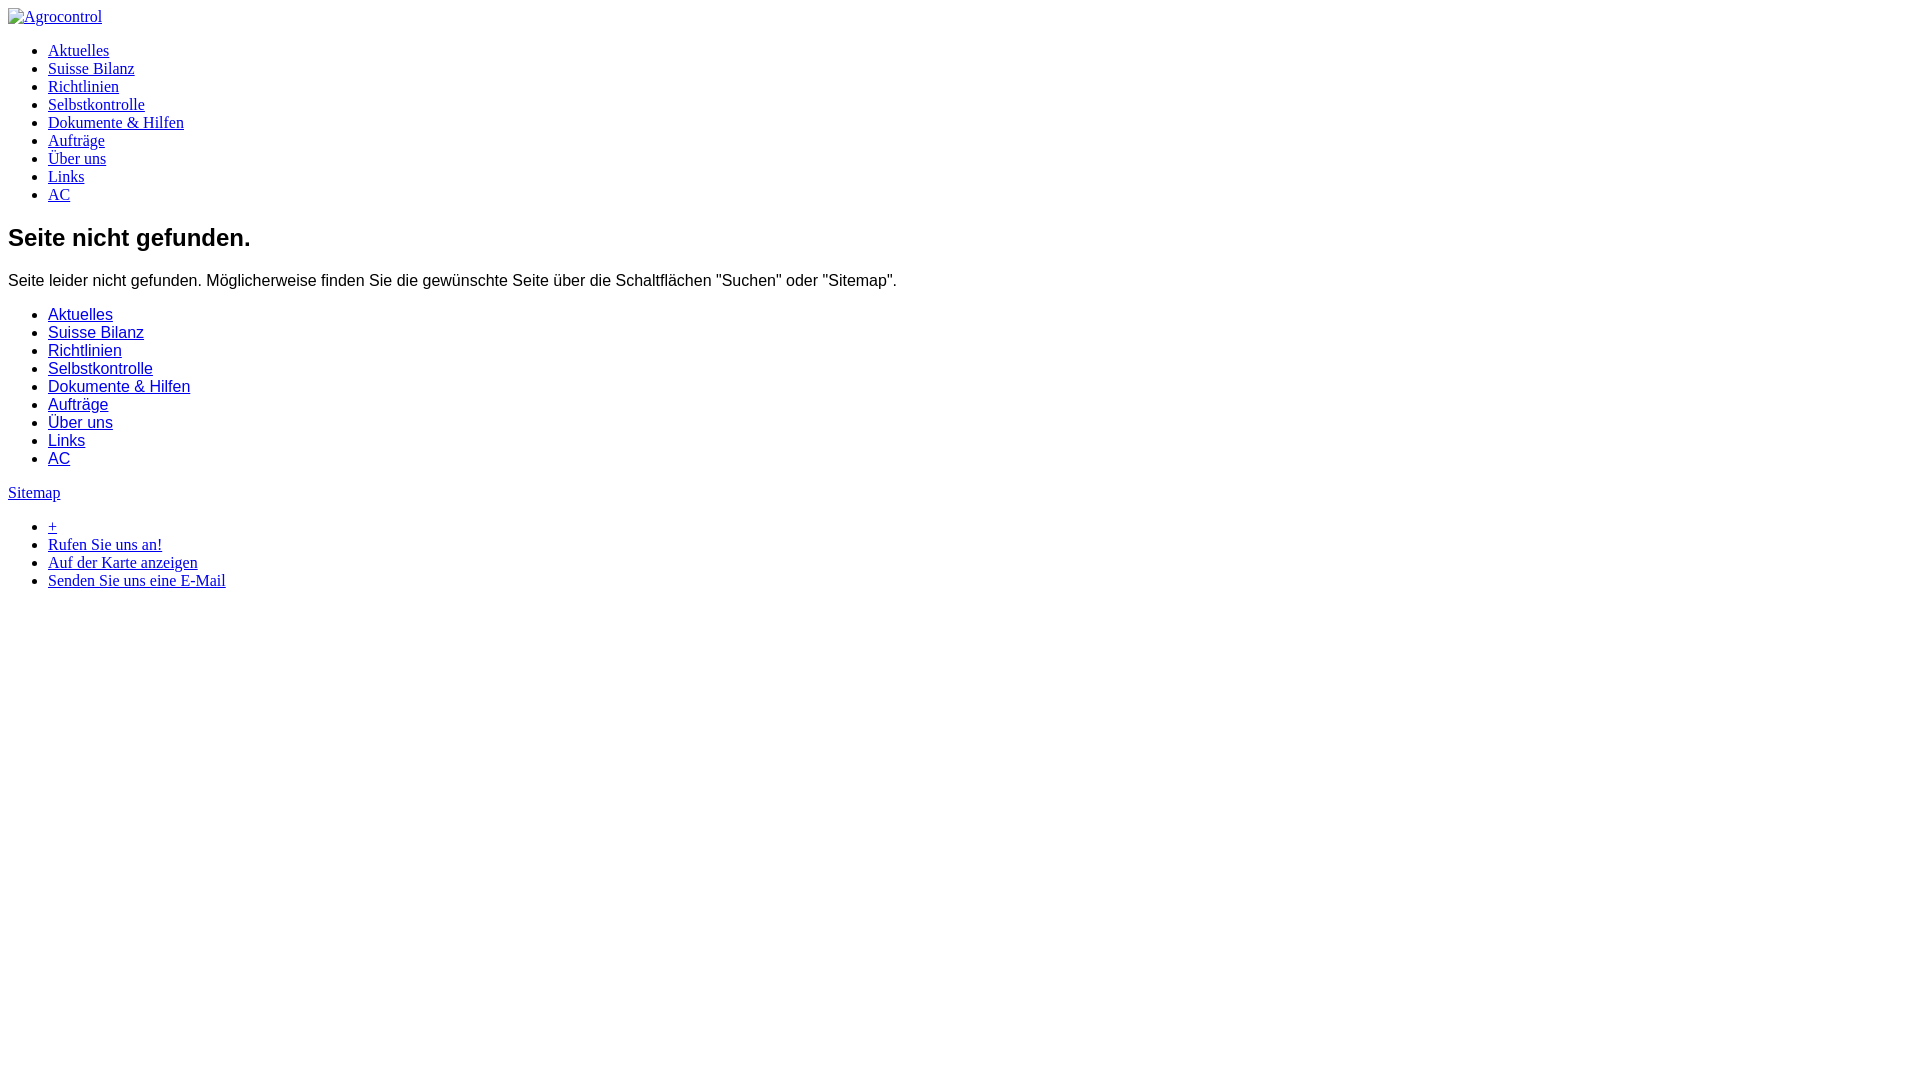 The height and width of the screenshot is (1080, 1920). I want to click on 'Links', so click(66, 439).